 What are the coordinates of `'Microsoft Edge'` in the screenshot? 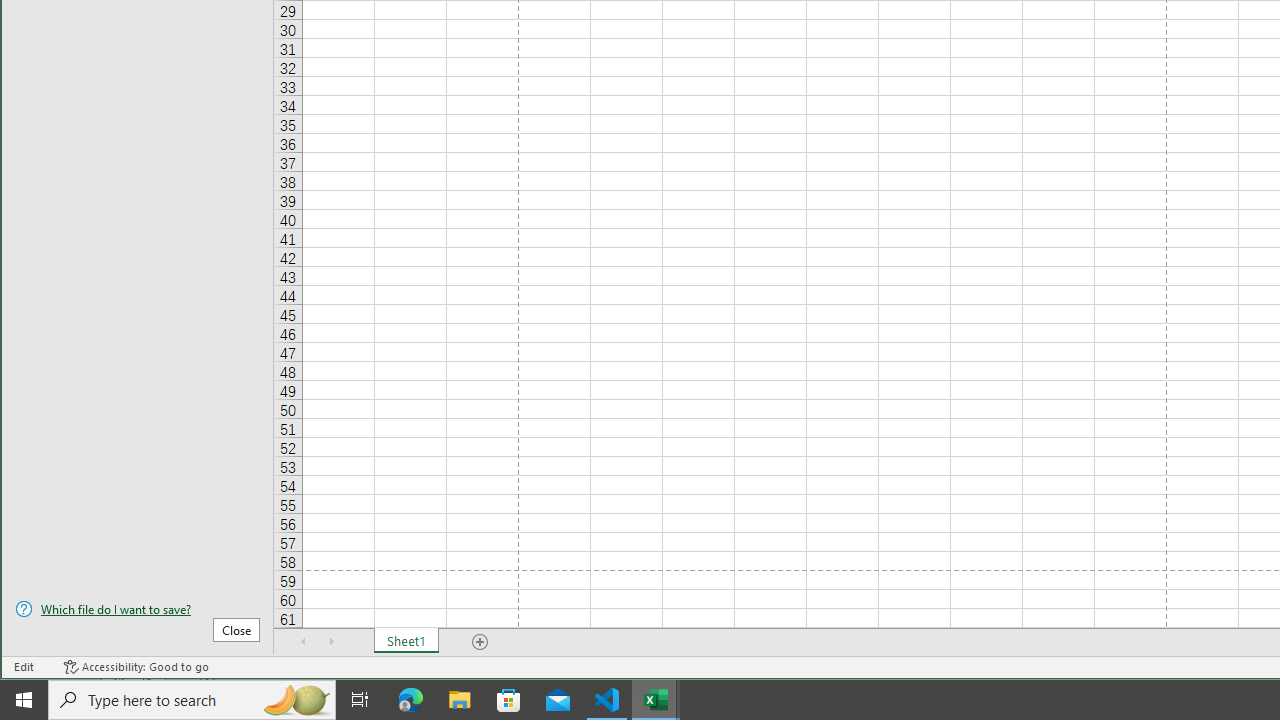 It's located at (410, 698).